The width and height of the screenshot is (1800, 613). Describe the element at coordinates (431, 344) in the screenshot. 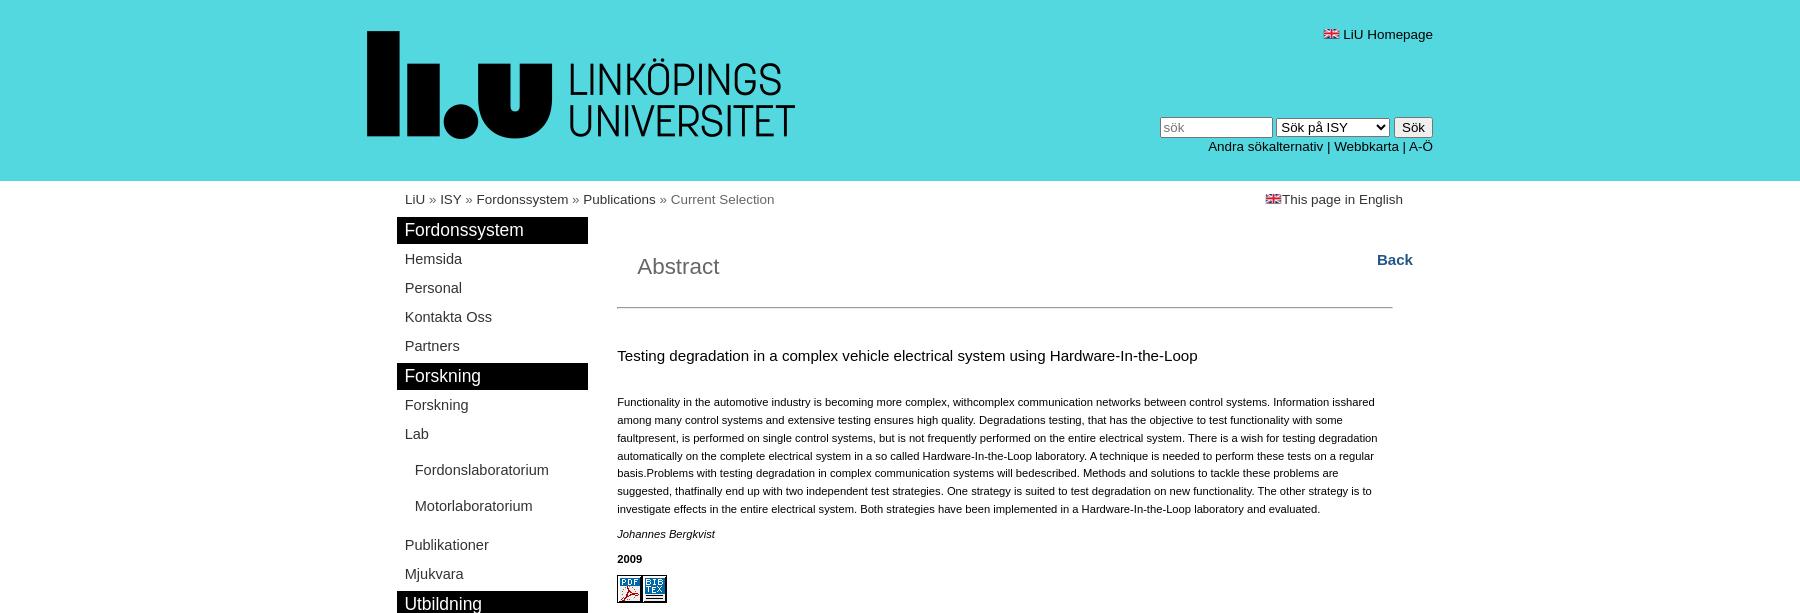

I see `'Partners'` at that location.